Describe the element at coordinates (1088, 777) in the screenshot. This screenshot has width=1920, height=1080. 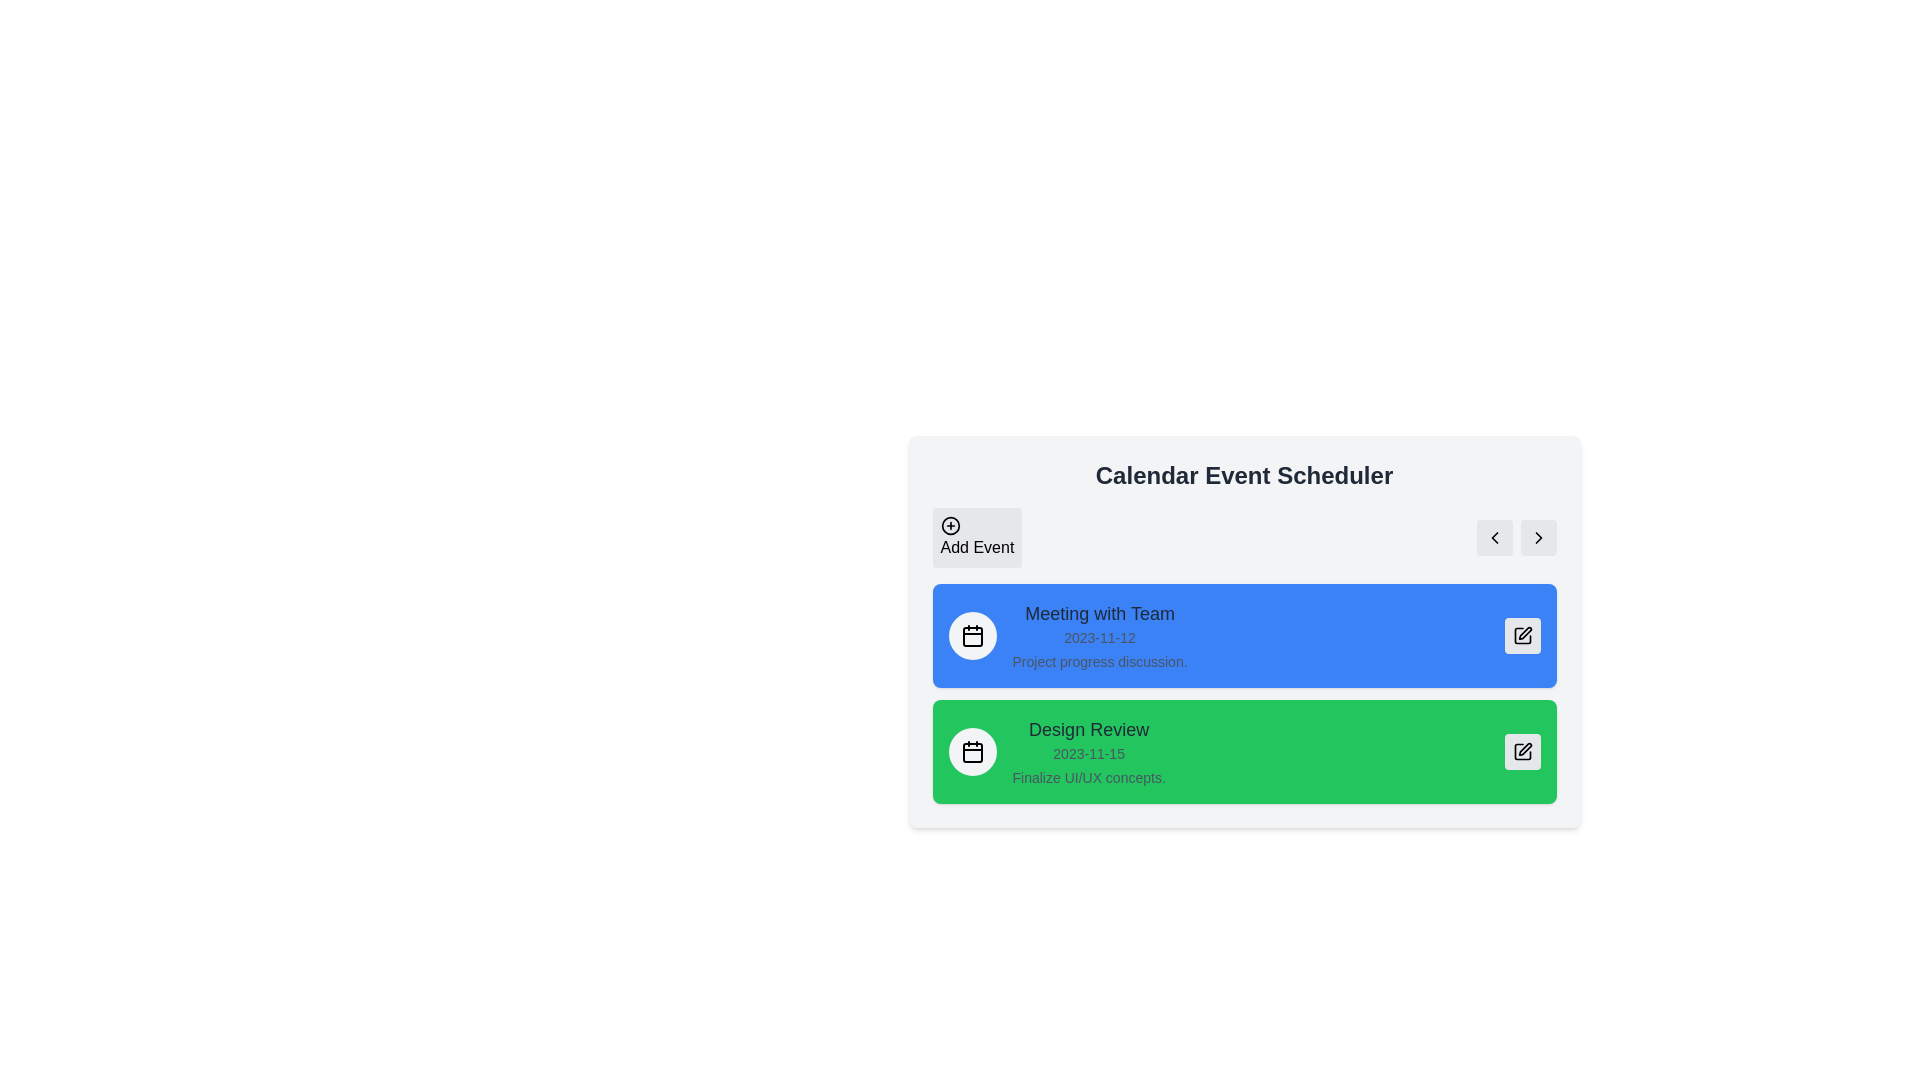
I see `the static text label displaying supplementary information related to the 'Design Review' item in the calendar event scheduler, located under the date '2023-11-15' within a green box` at that location.